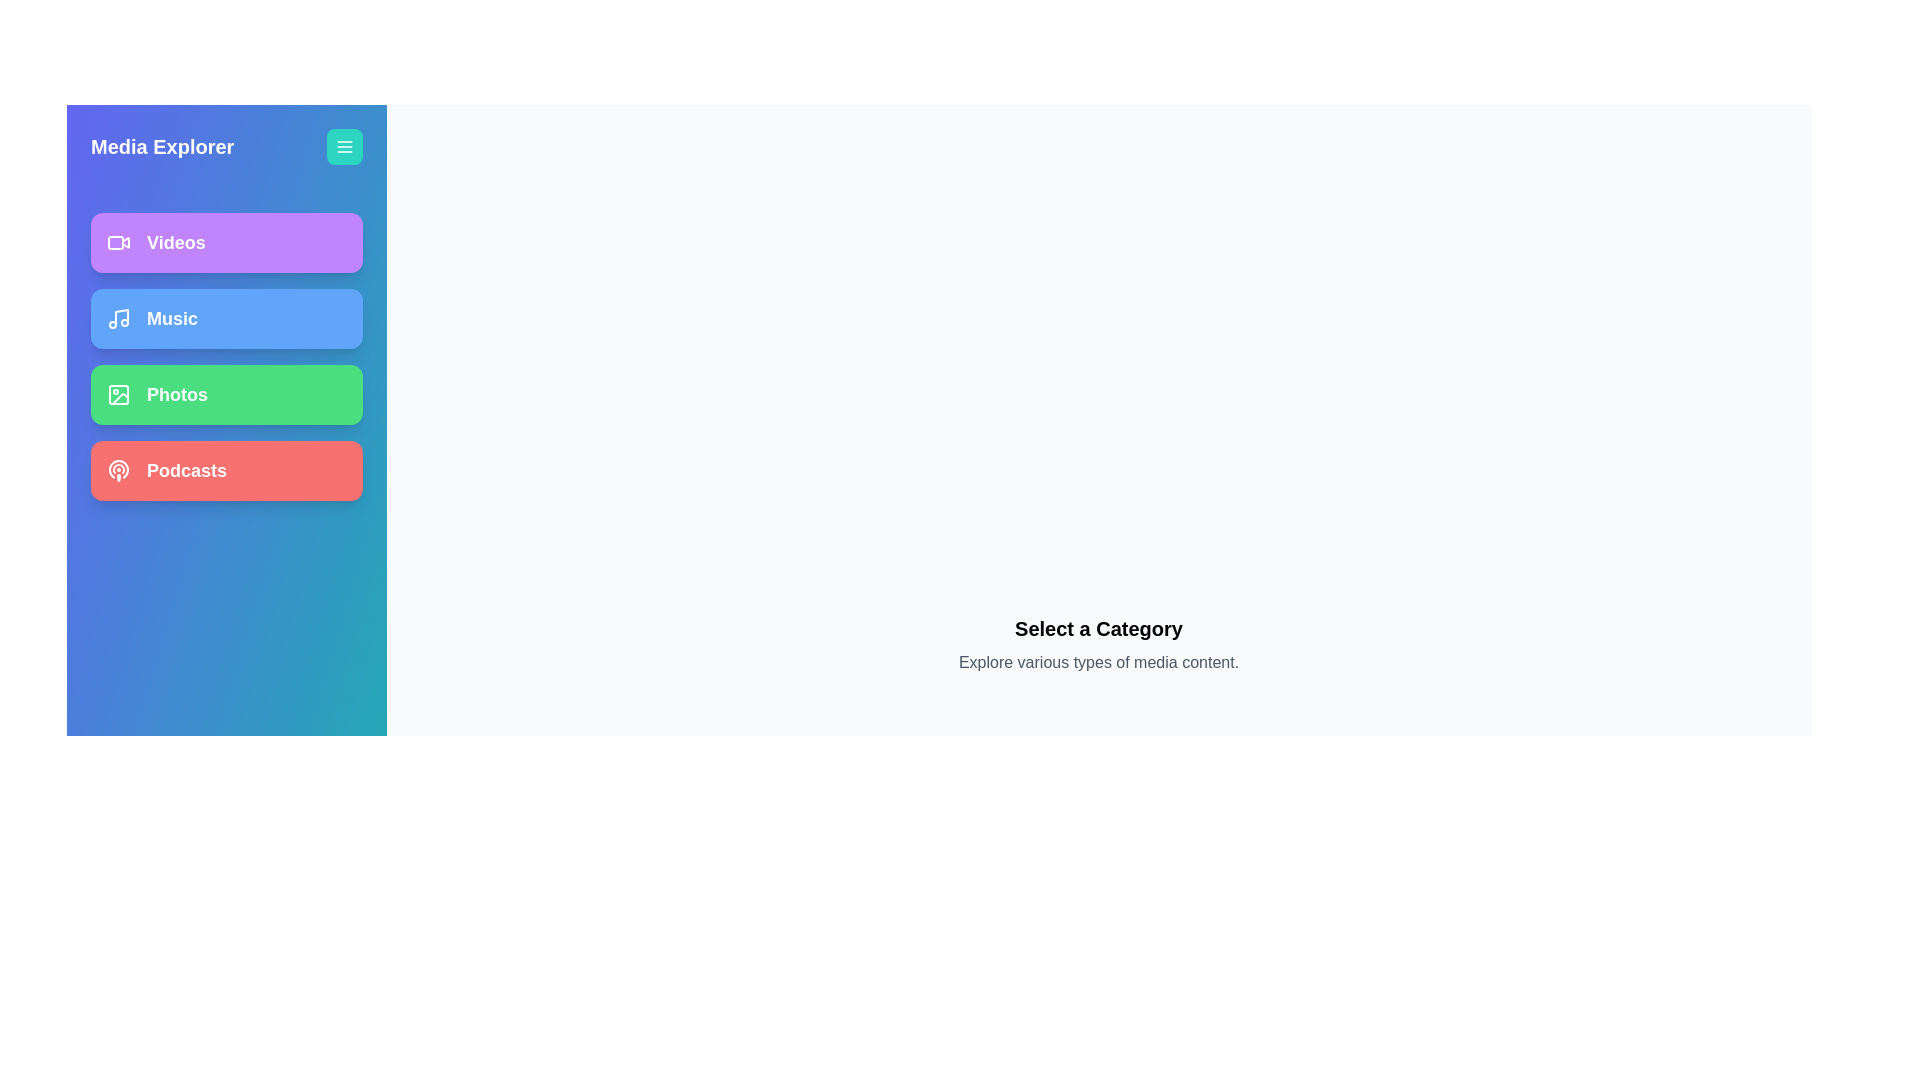  What do you see at coordinates (226, 242) in the screenshot?
I see `the media category Videos` at bounding box center [226, 242].